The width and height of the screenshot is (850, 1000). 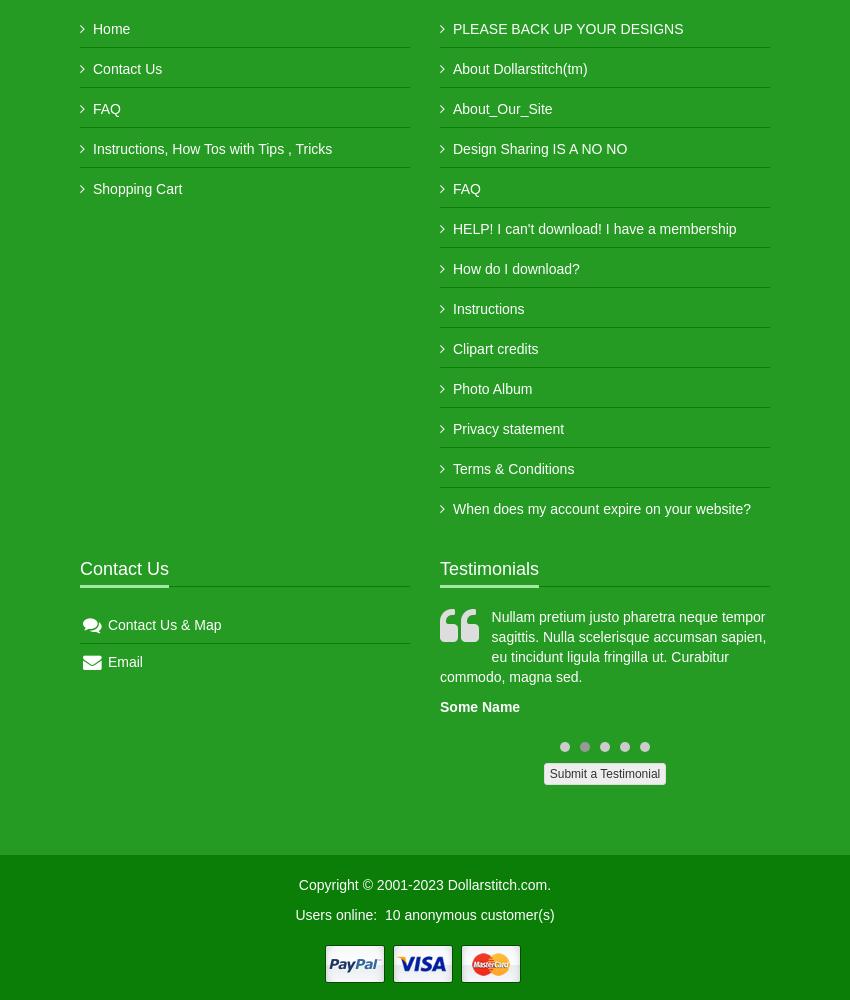 I want to click on 'Privacy statement', so click(x=451, y=429).